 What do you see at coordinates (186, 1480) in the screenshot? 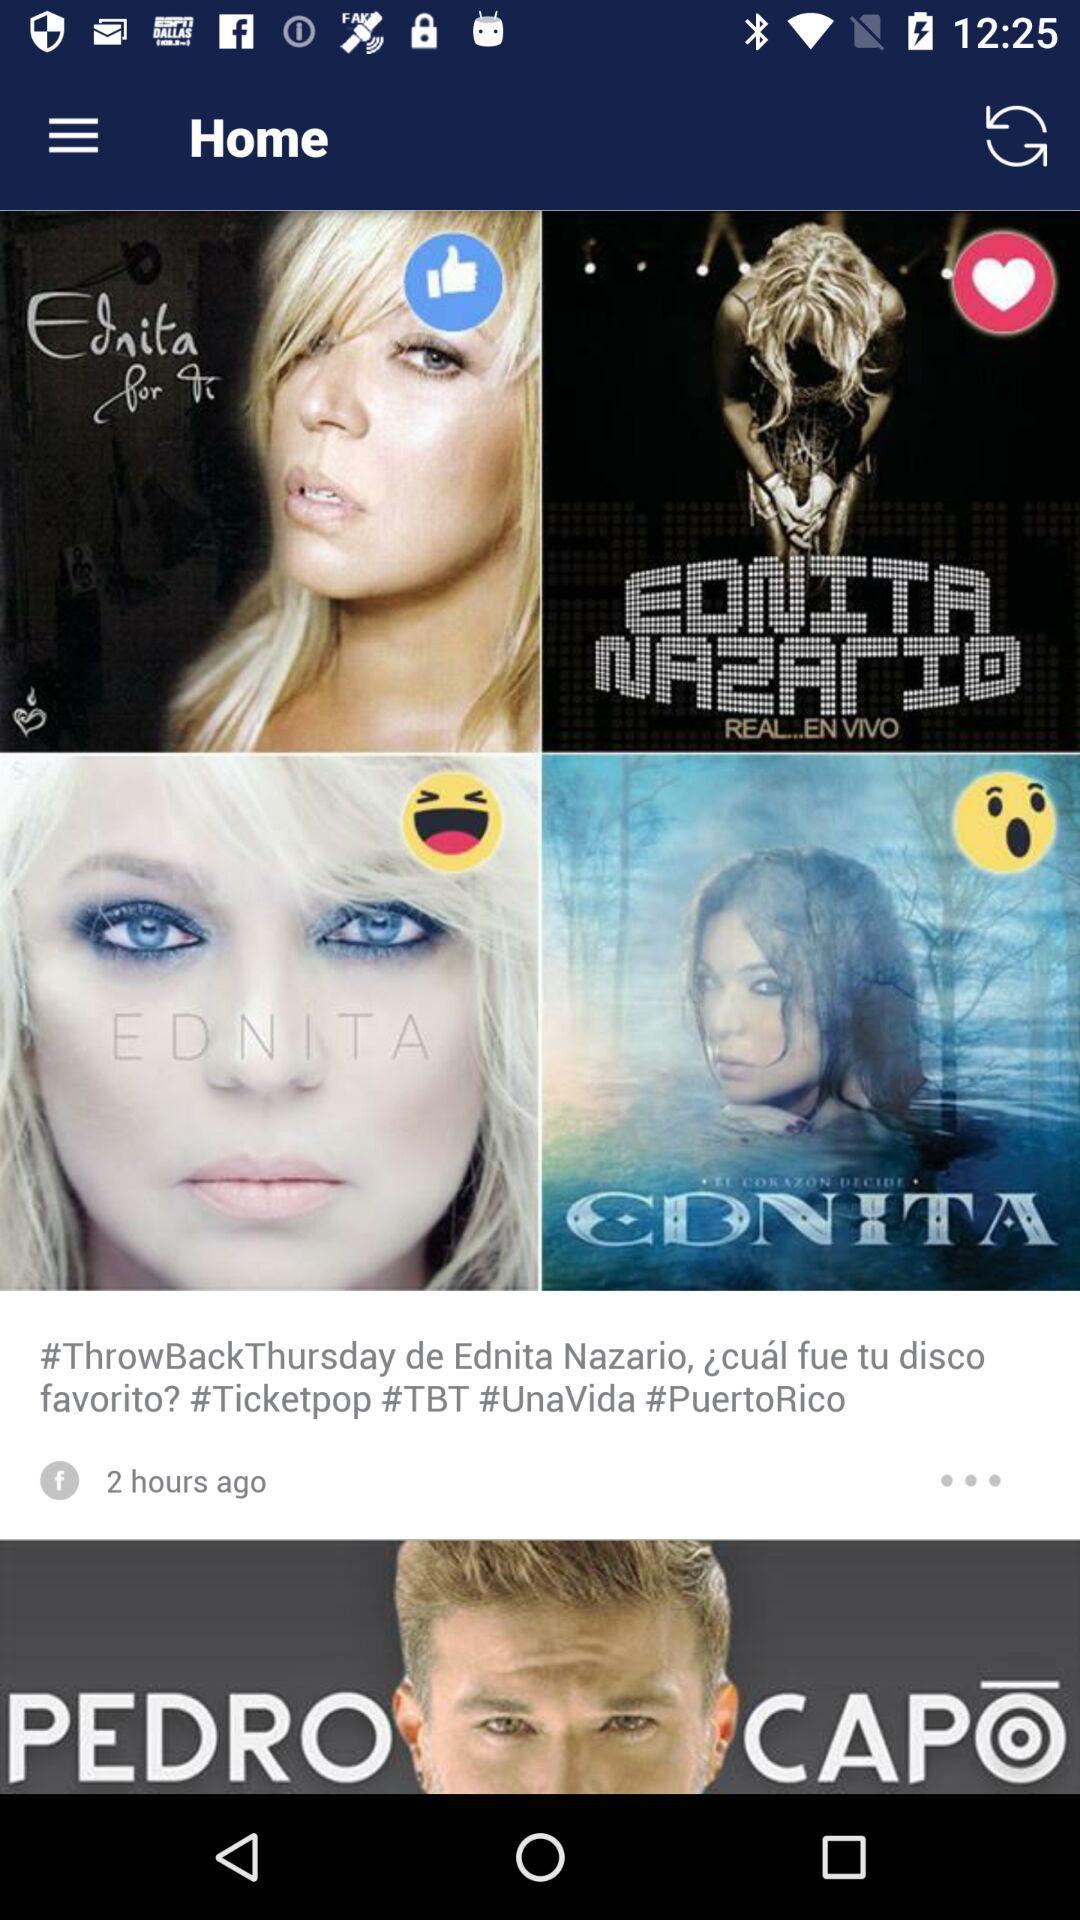
I see `the 2 hours ago` at bounding box center [186, 1480].